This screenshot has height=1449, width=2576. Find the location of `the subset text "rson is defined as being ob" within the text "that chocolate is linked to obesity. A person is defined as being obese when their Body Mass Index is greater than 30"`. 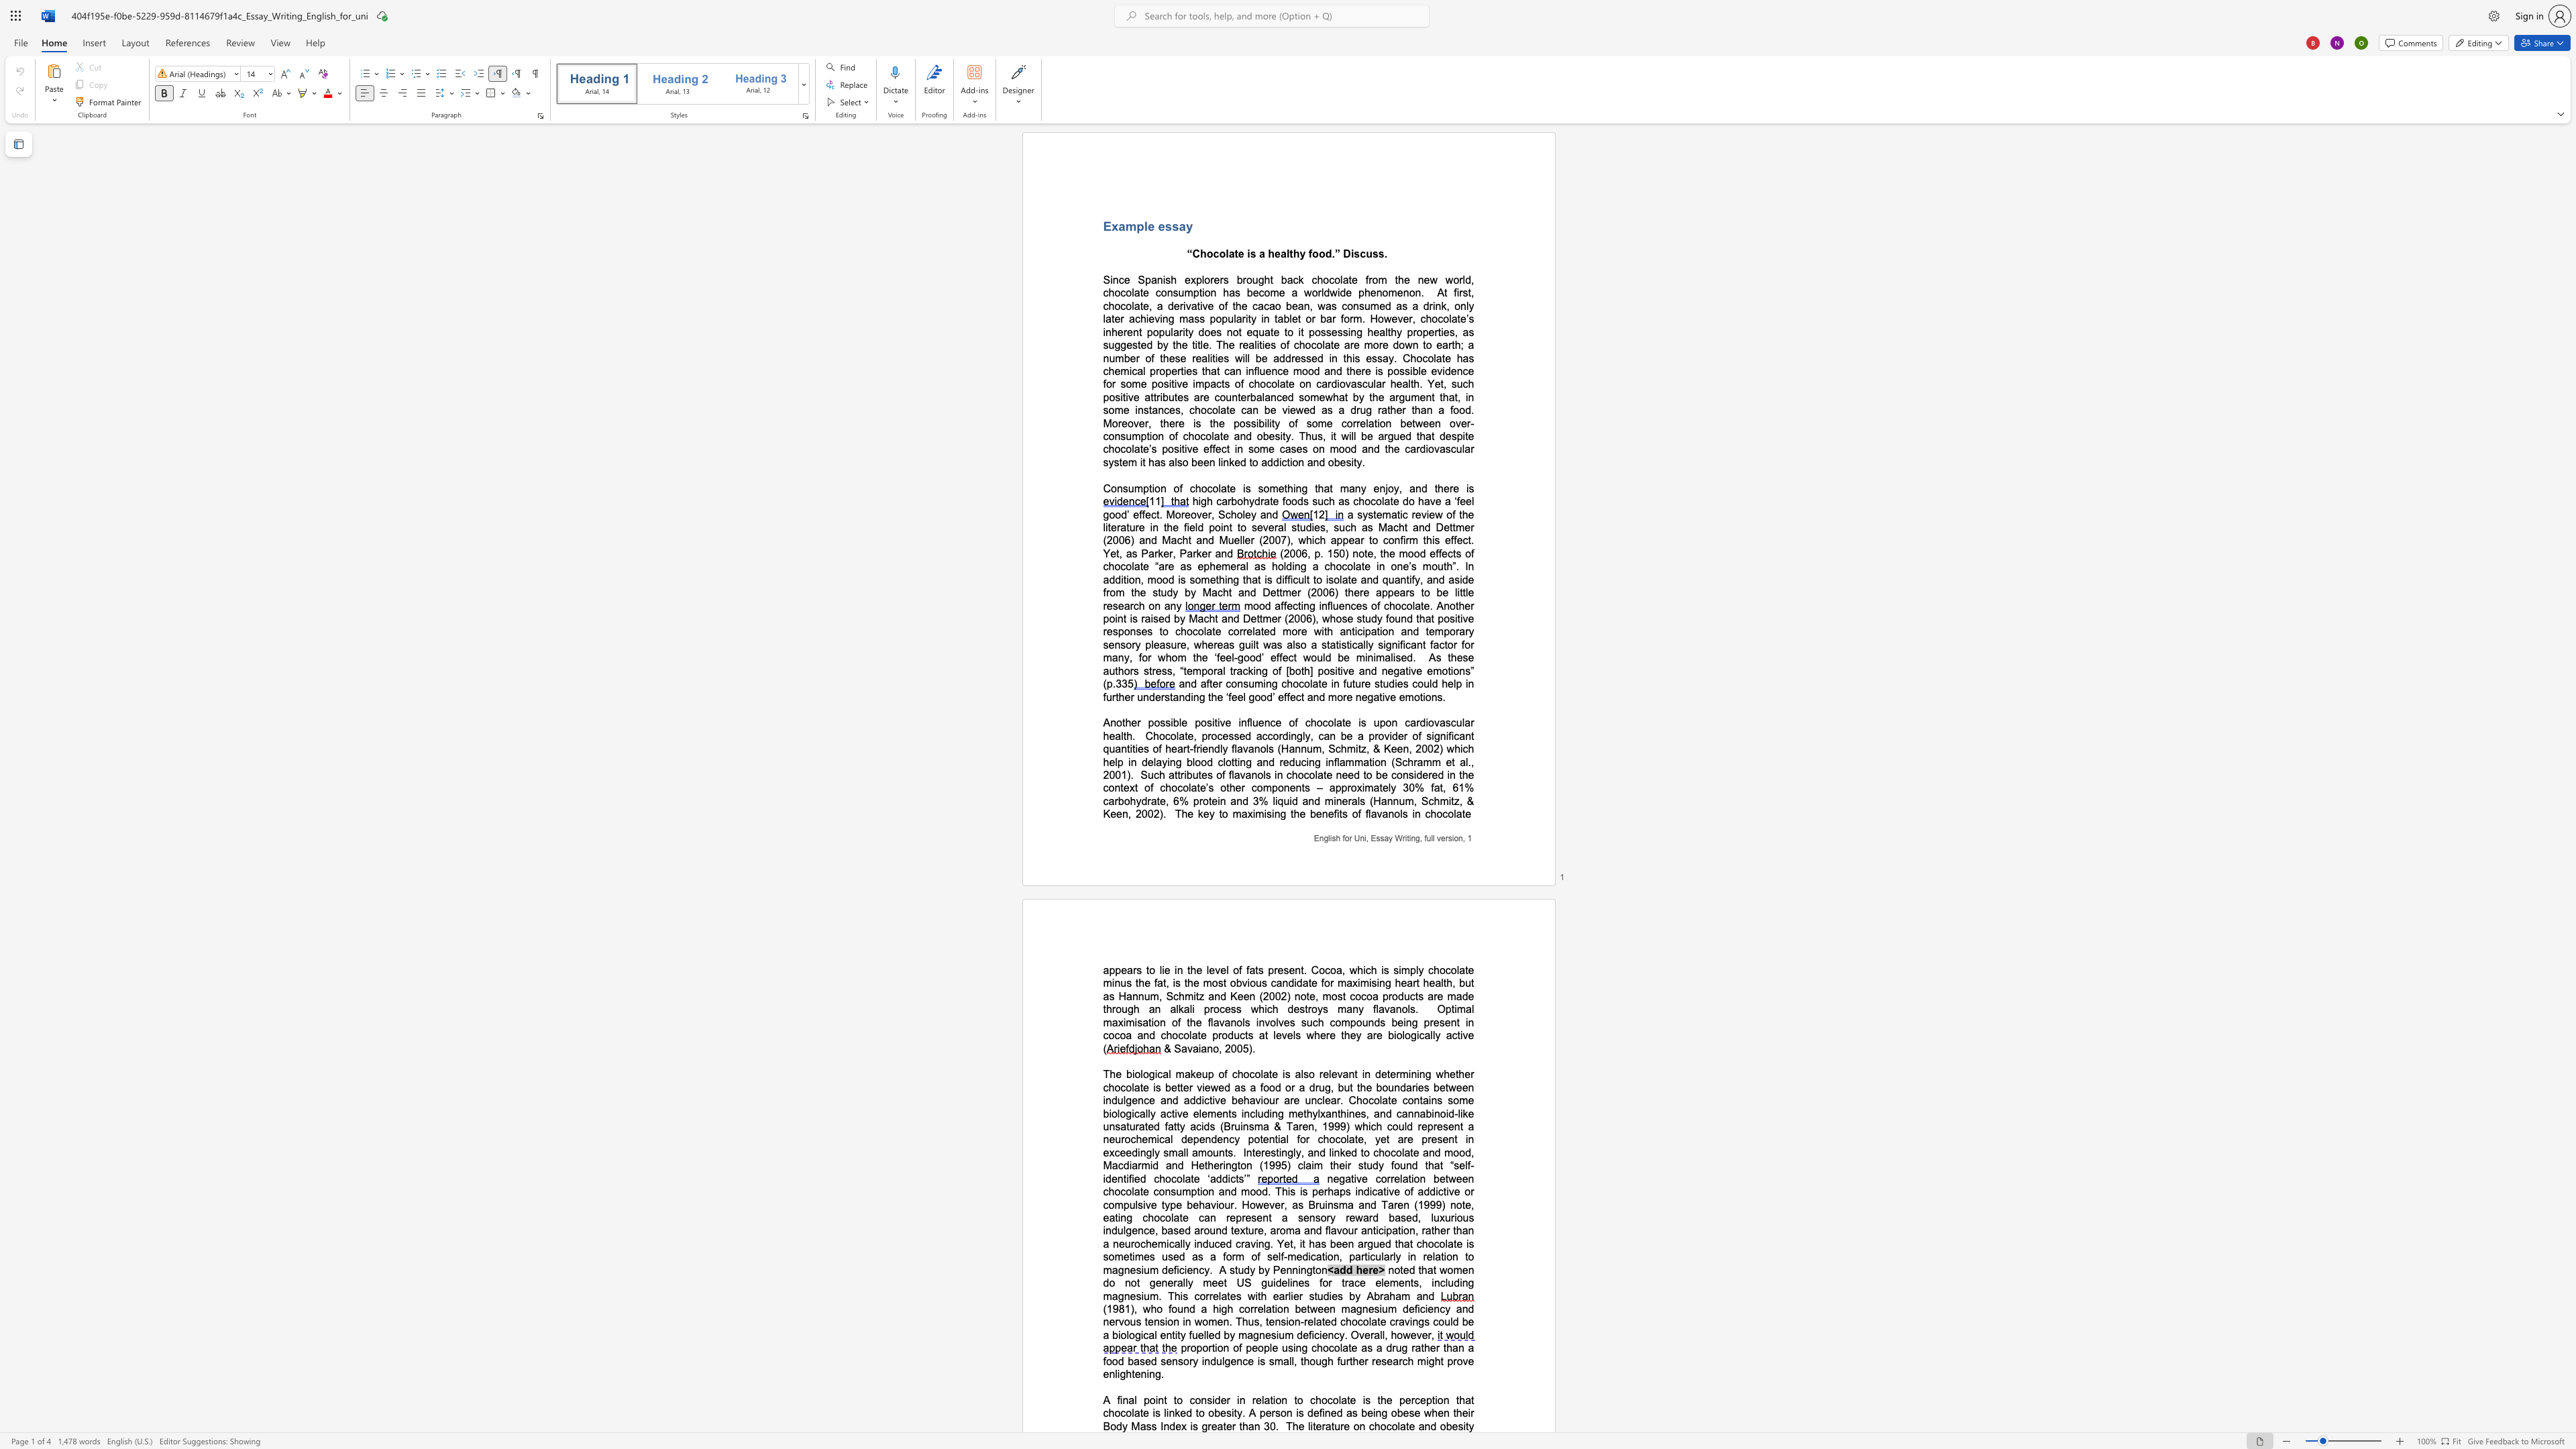

the subset text "rson is defined as being ob" within the text "that chocolate is linked to obesity. A person is defined as being obese when their Body Mass Index is greater than 30" is located at coordinates (1271, 1412).